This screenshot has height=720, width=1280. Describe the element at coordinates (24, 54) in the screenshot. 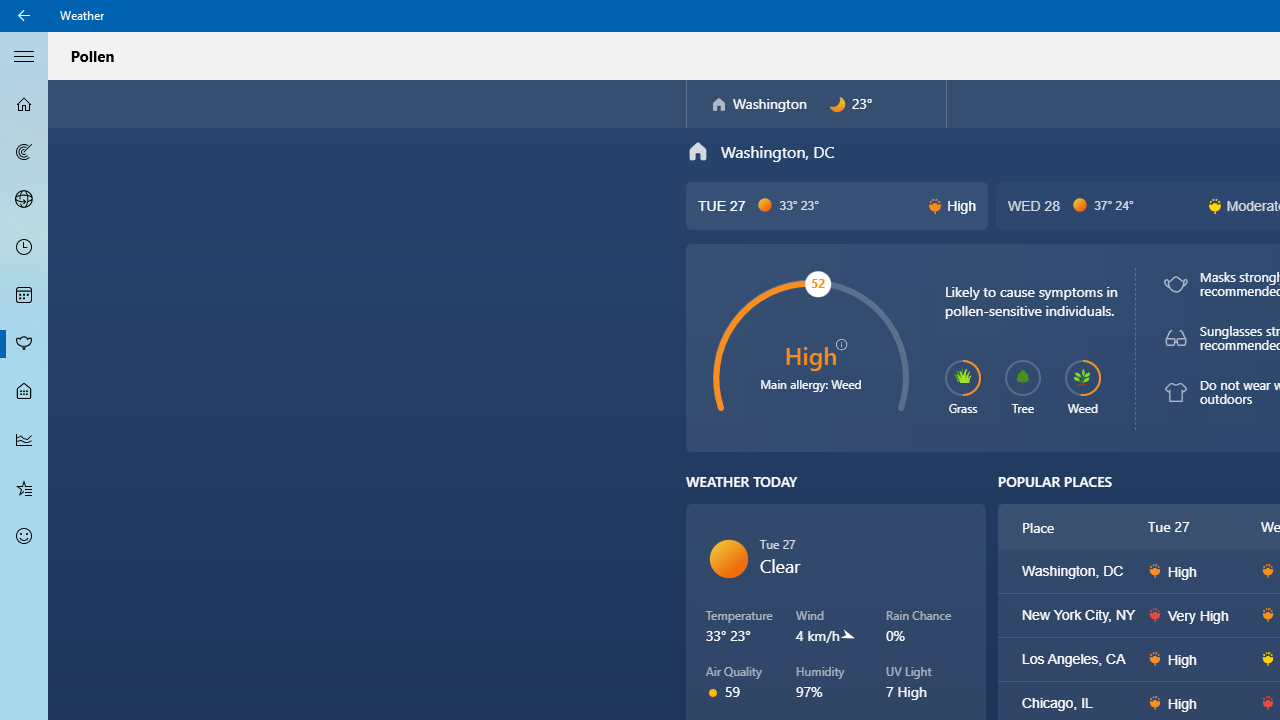

I see `'Collapse Navigation'` at that location.